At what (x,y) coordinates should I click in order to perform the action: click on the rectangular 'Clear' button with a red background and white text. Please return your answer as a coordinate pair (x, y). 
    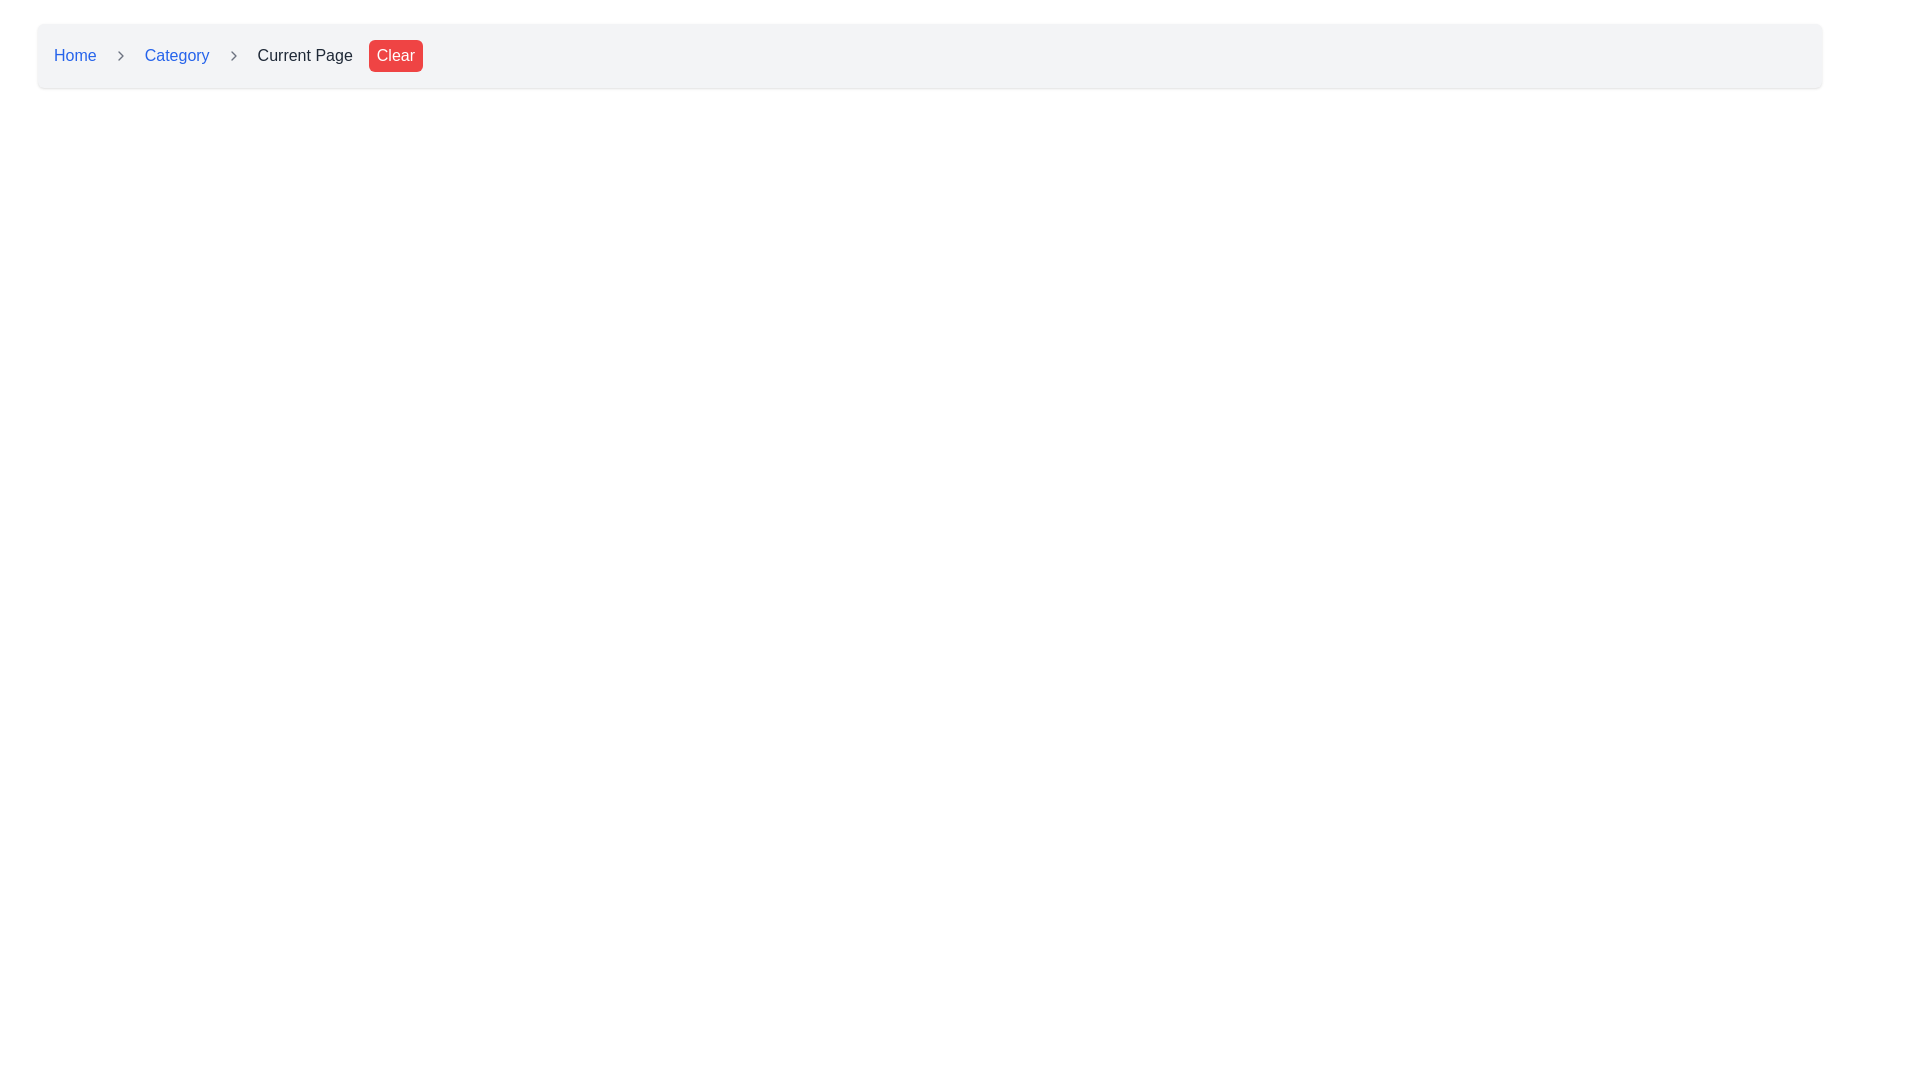
    Looking at the image, I should click on (395, 55).